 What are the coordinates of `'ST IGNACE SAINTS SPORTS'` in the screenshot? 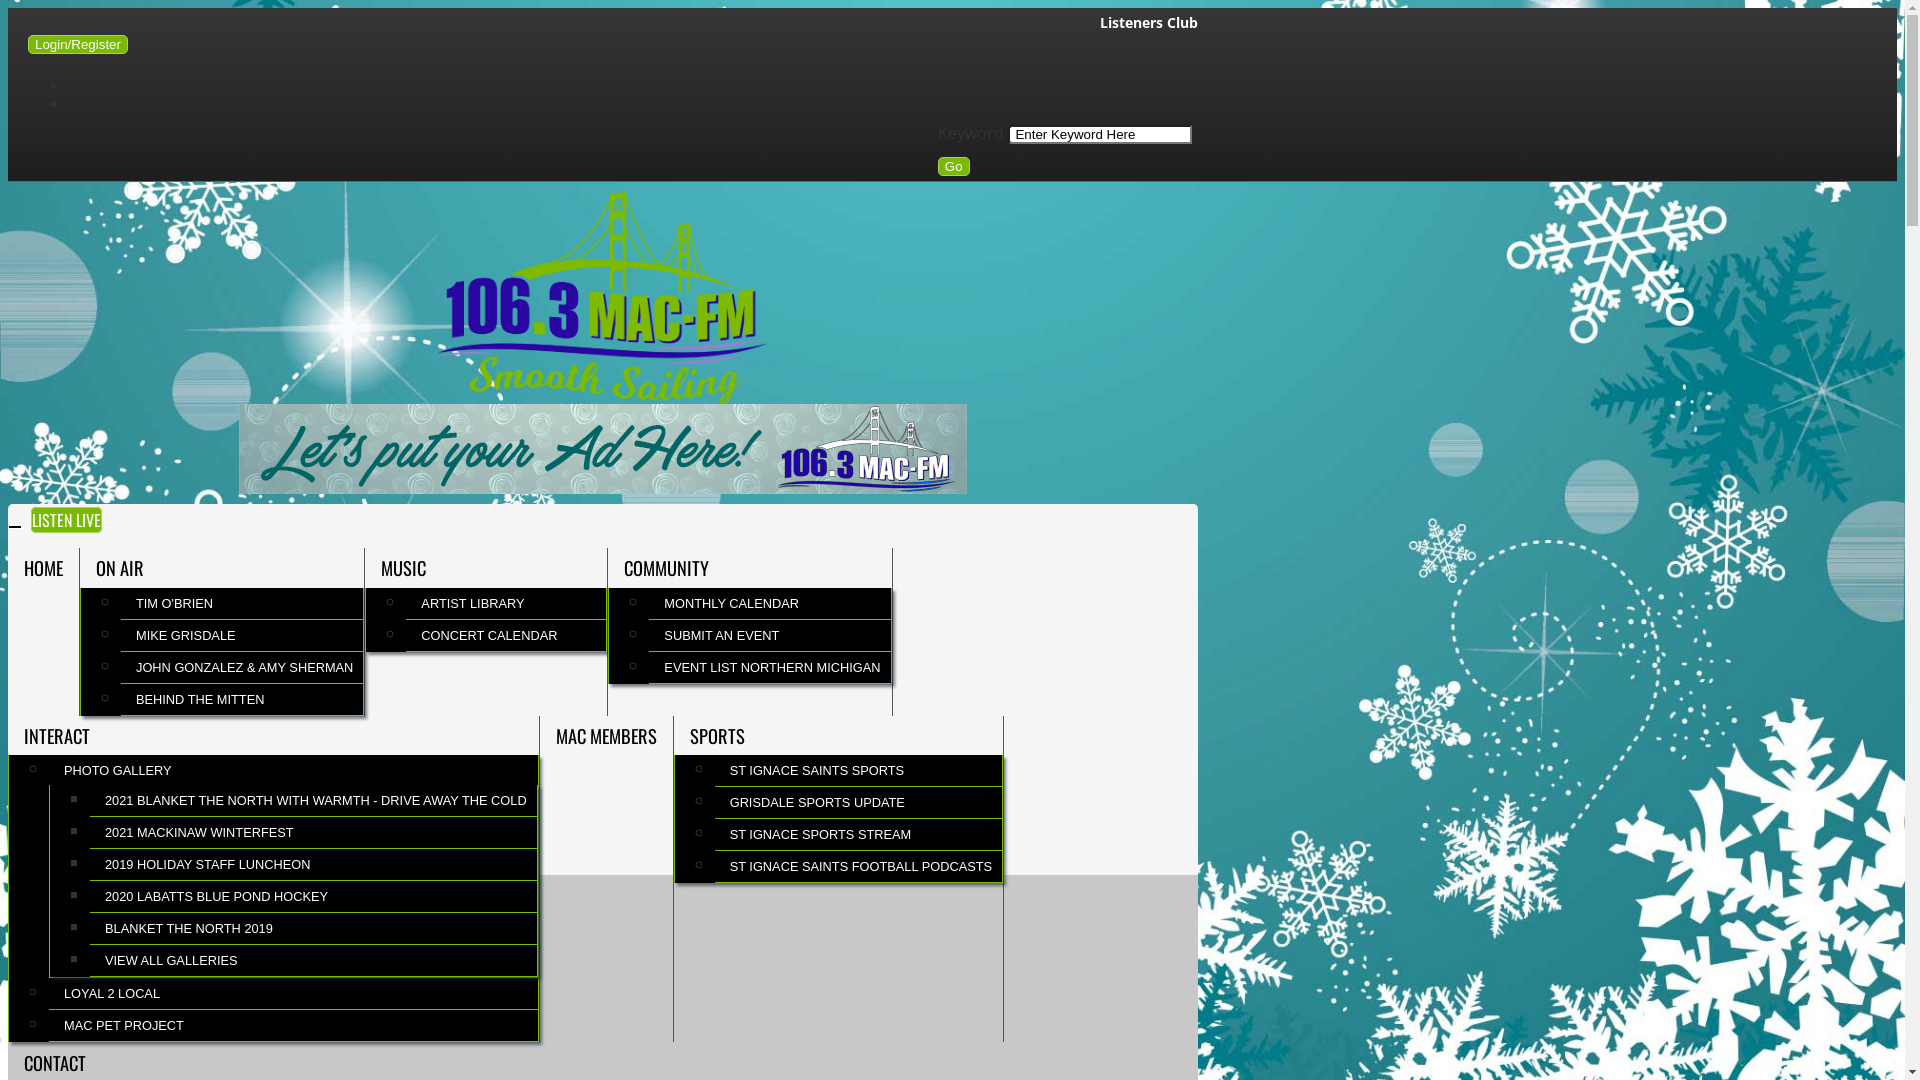 It's located at (858, 769).